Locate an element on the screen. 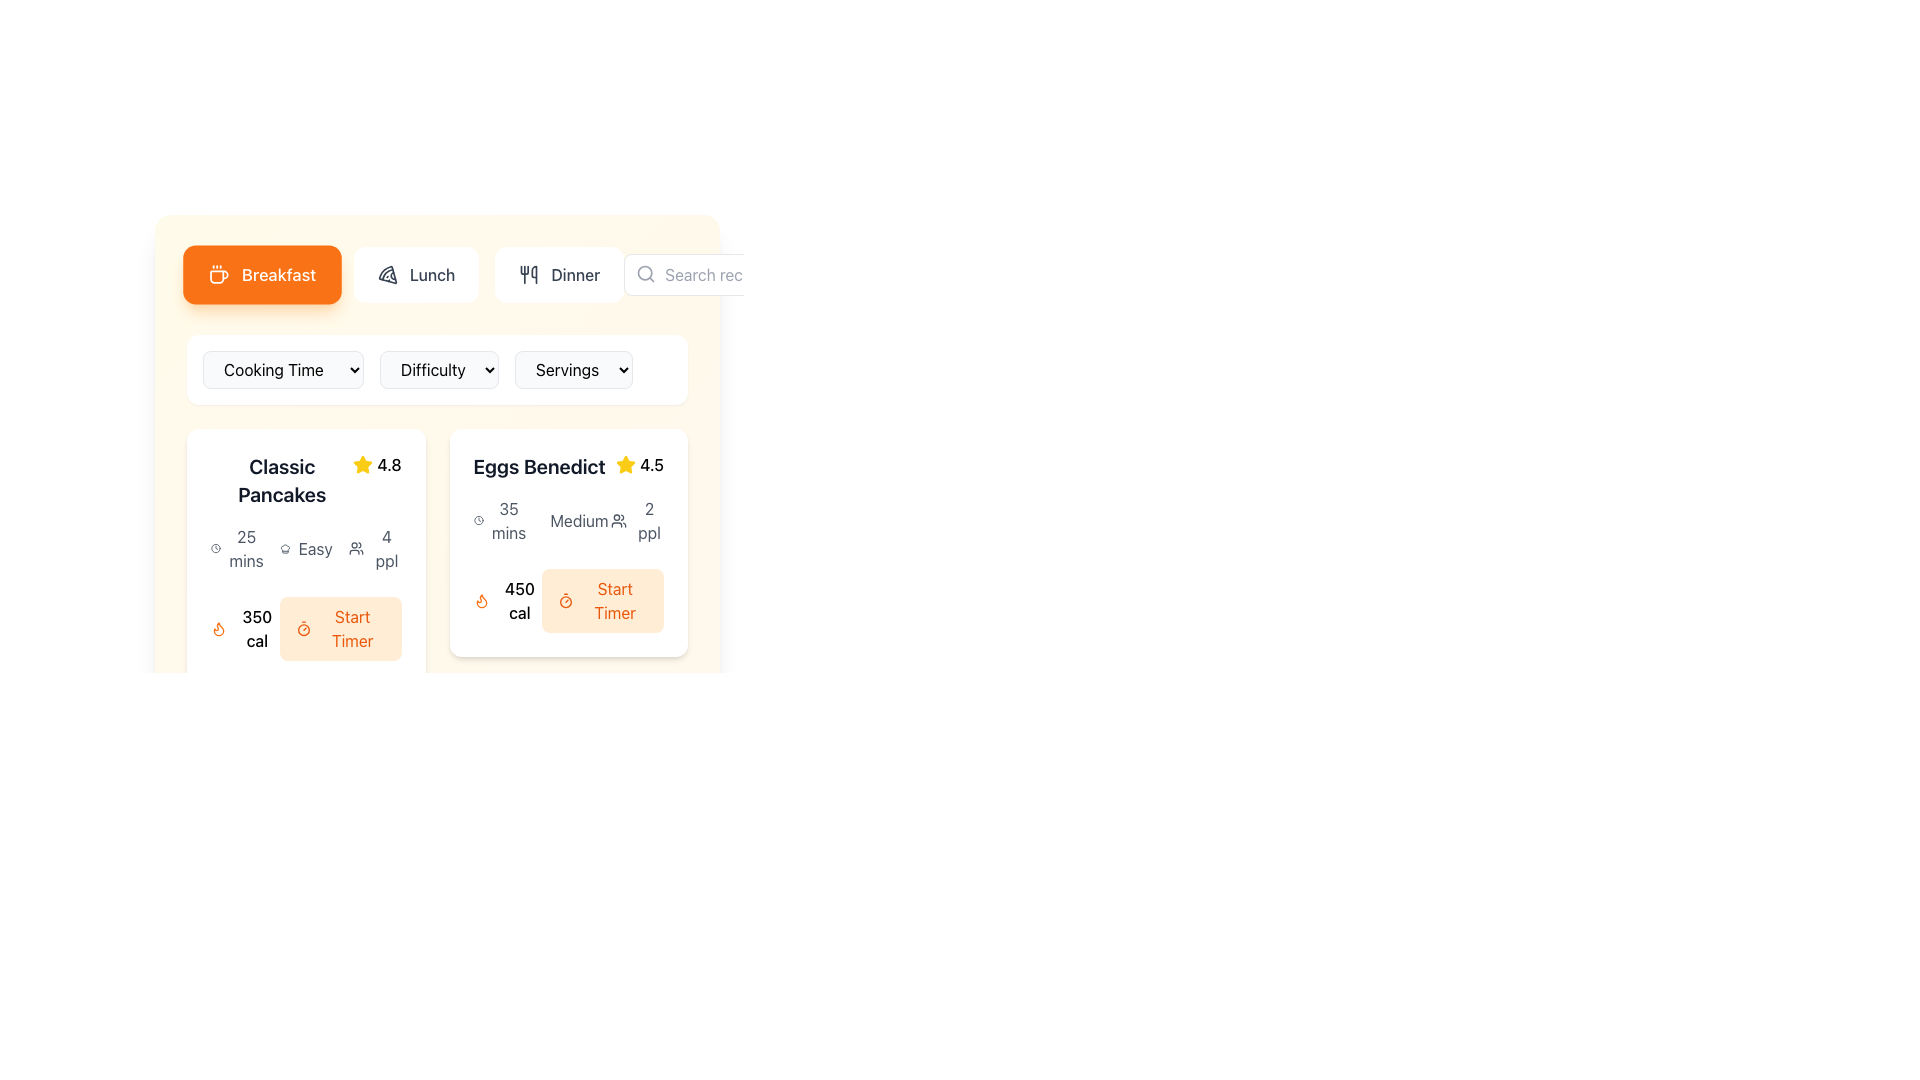  numeric text '4.8' displayed in bold style next to the yellow star icon in the upper-right corner of the 'Classic Pancakes' card is located at coordinates (389, 465).